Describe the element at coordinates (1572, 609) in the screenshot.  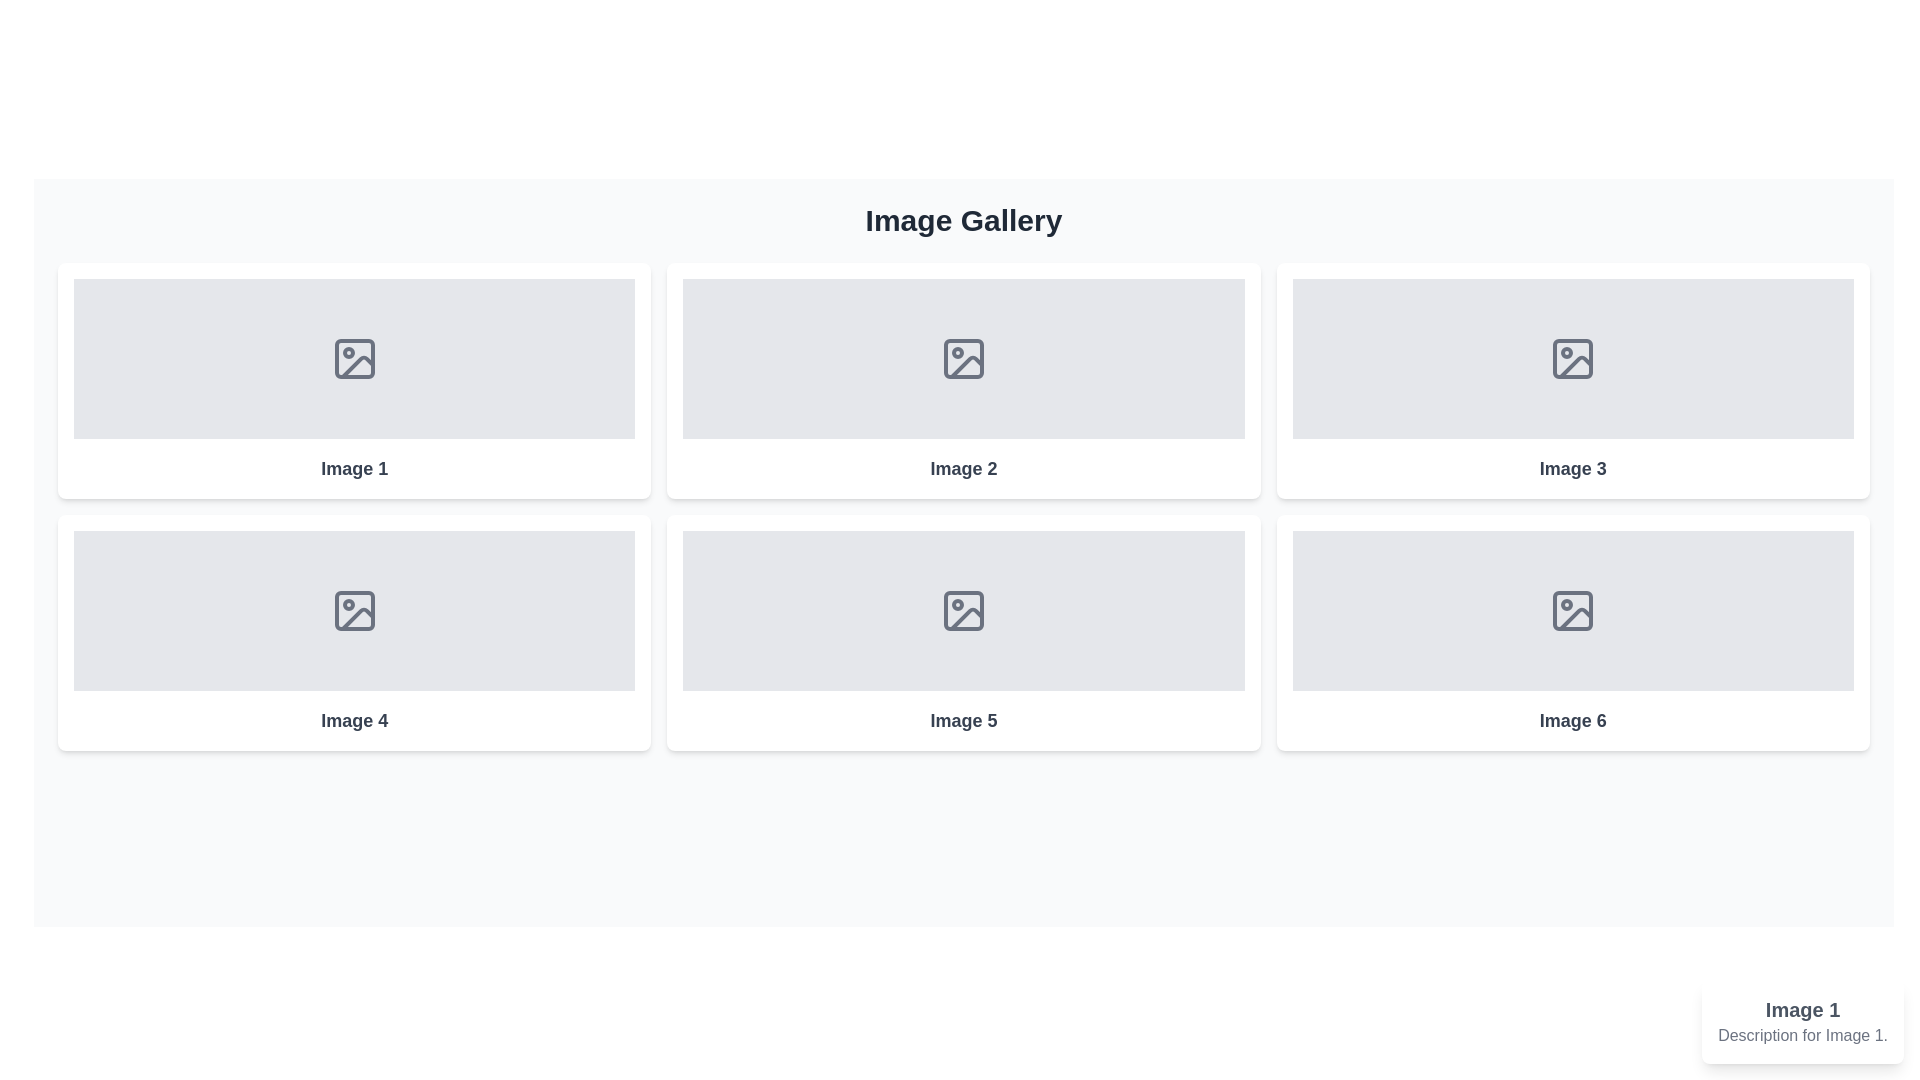
I see `the visual placeholder with a light gray background and a centered image icon, located within the 'Image 6' card in the bottom-right corner of a 2x3 grid layout` at that location.